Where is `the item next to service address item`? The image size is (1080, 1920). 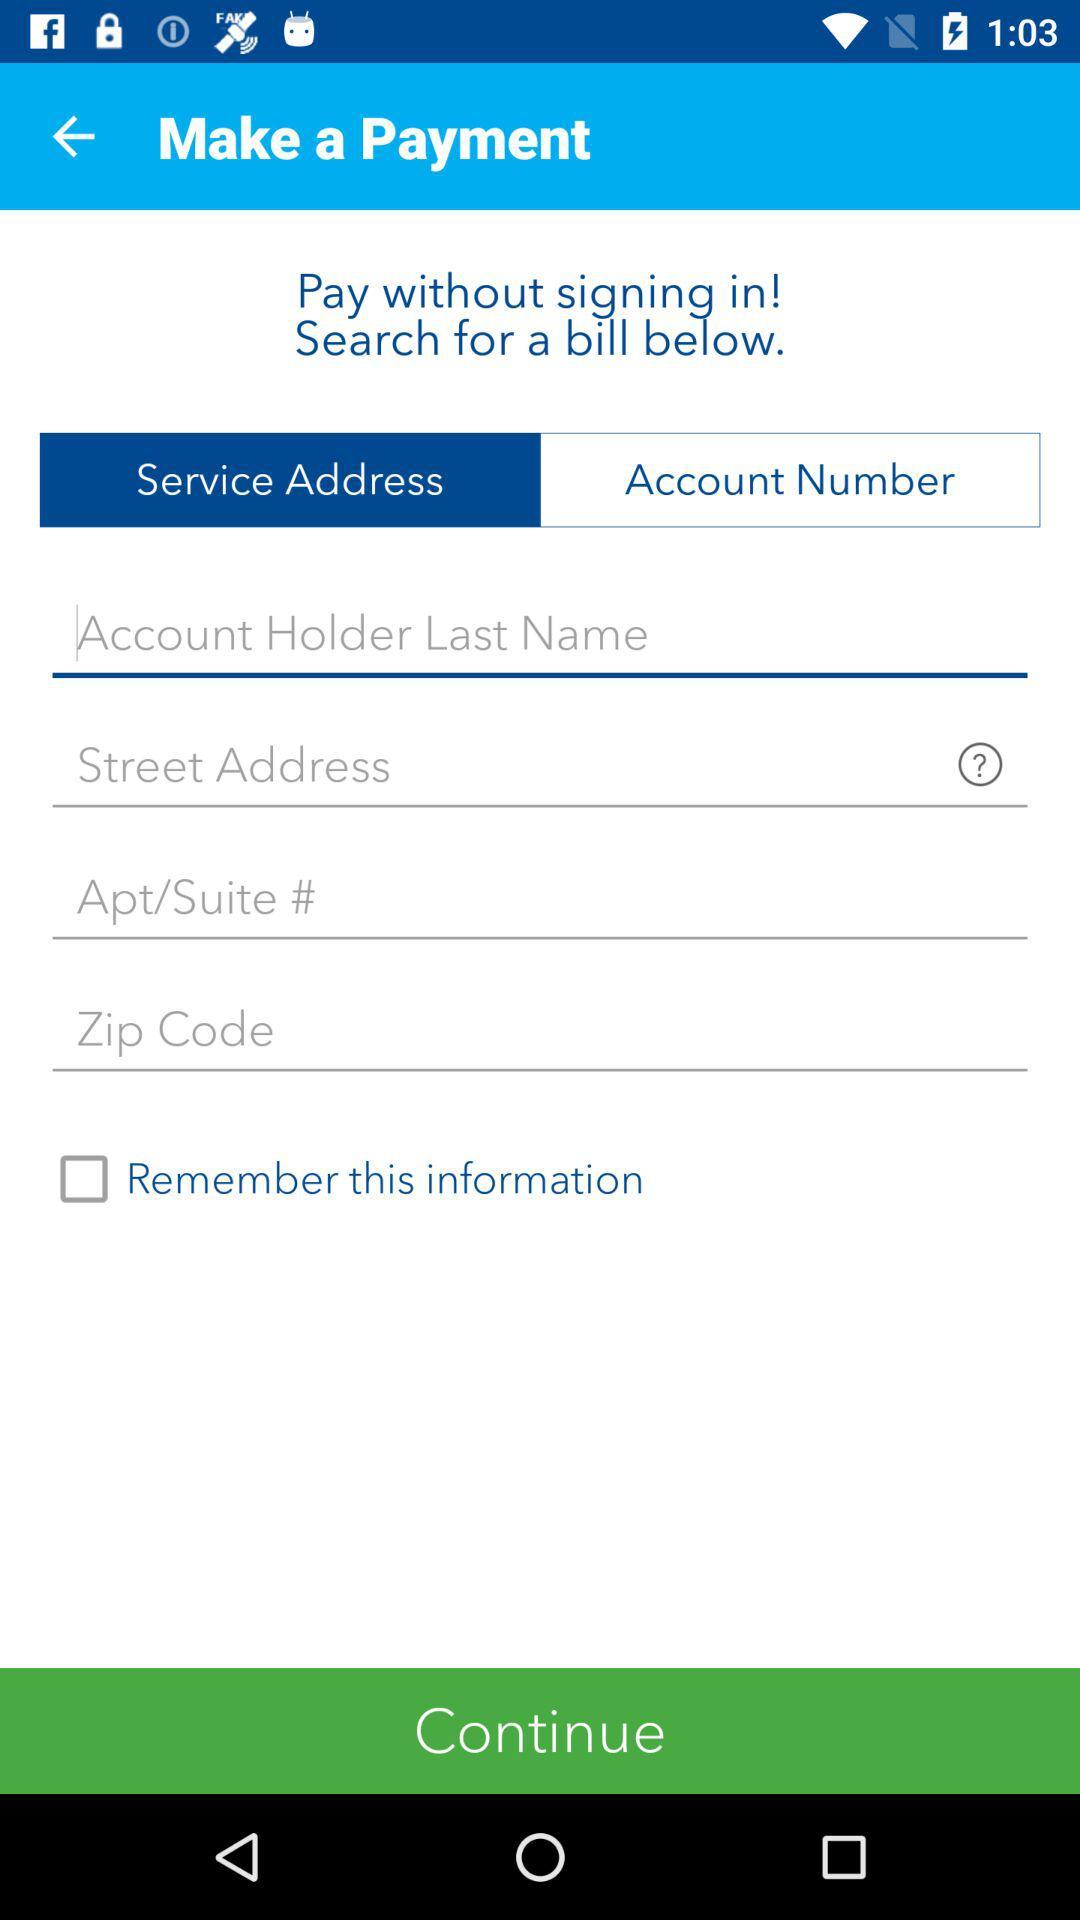
the item next to service address item is located at coordinates (789, 480).